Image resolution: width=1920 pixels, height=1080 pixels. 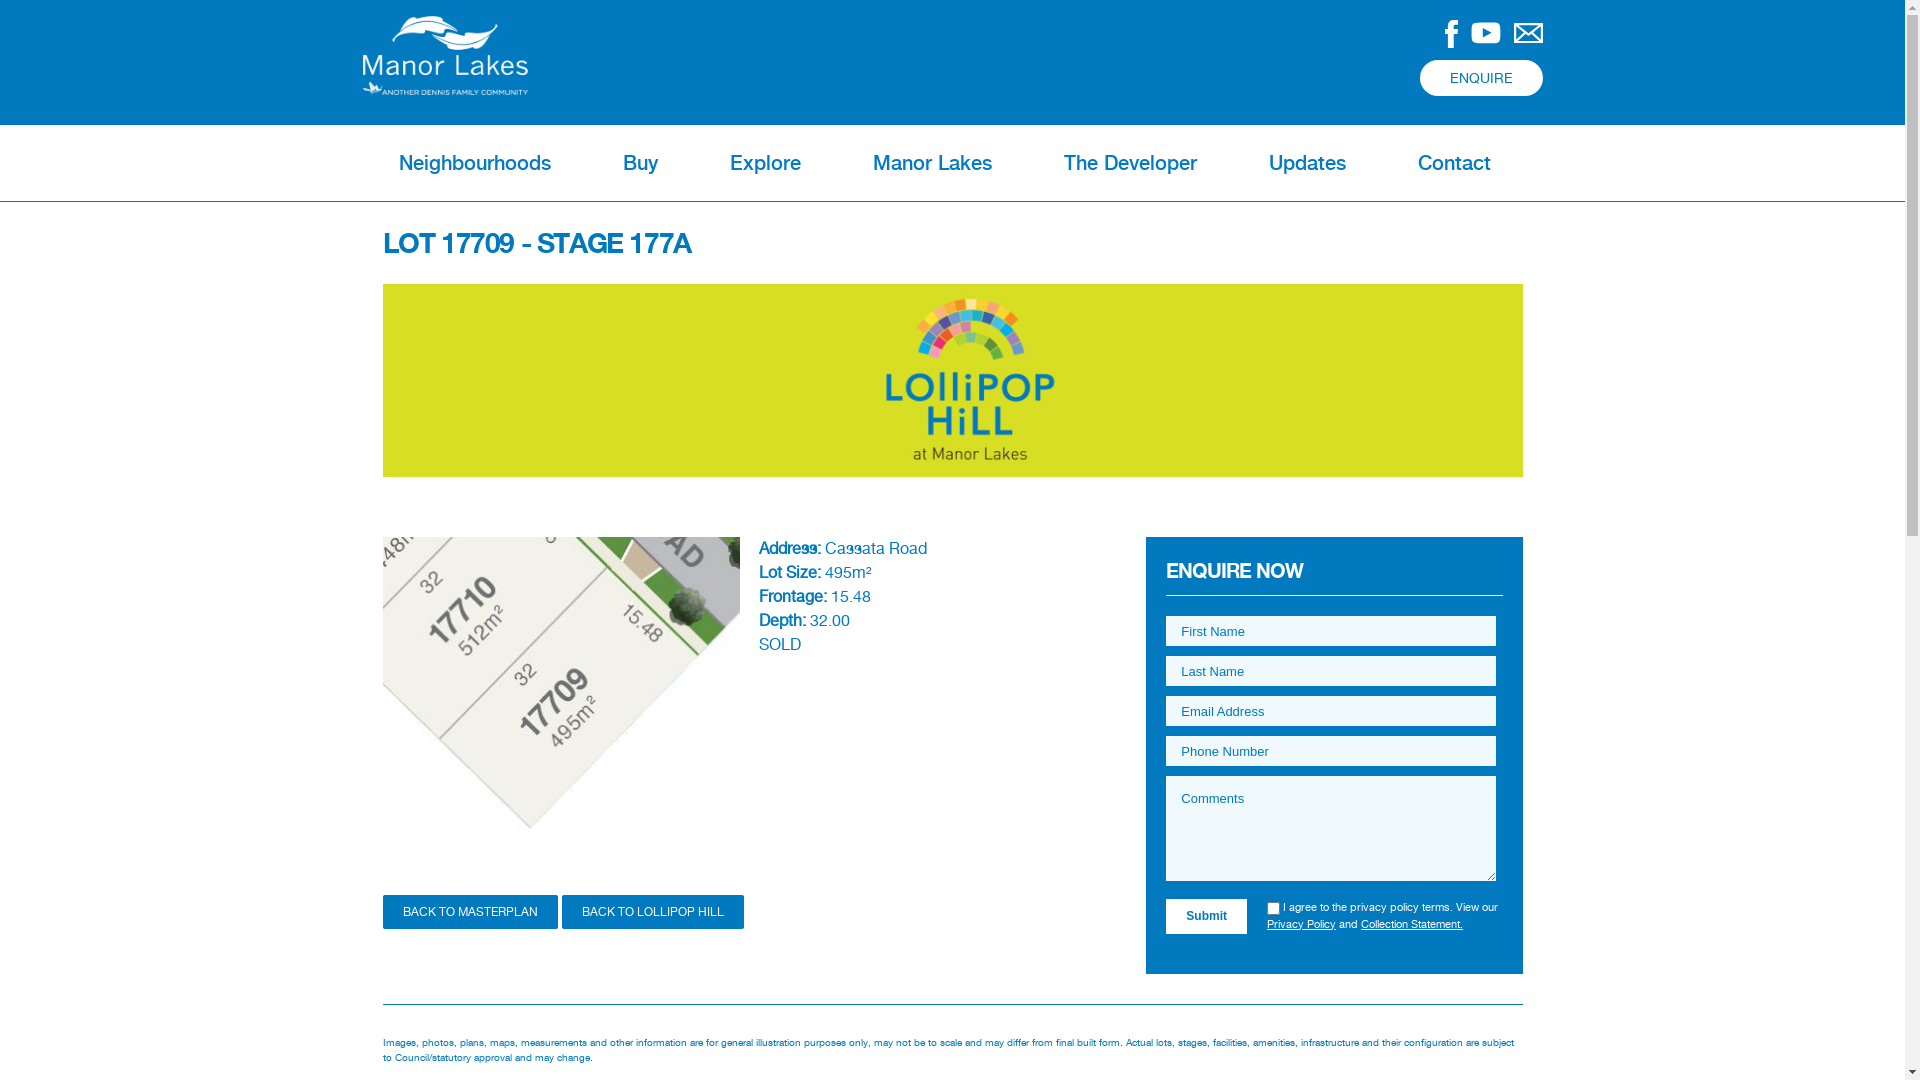 What do you see at coordinates (1454, 161) in the screenshot?
I see `'Contact'` at bounding box center [1454, 161].